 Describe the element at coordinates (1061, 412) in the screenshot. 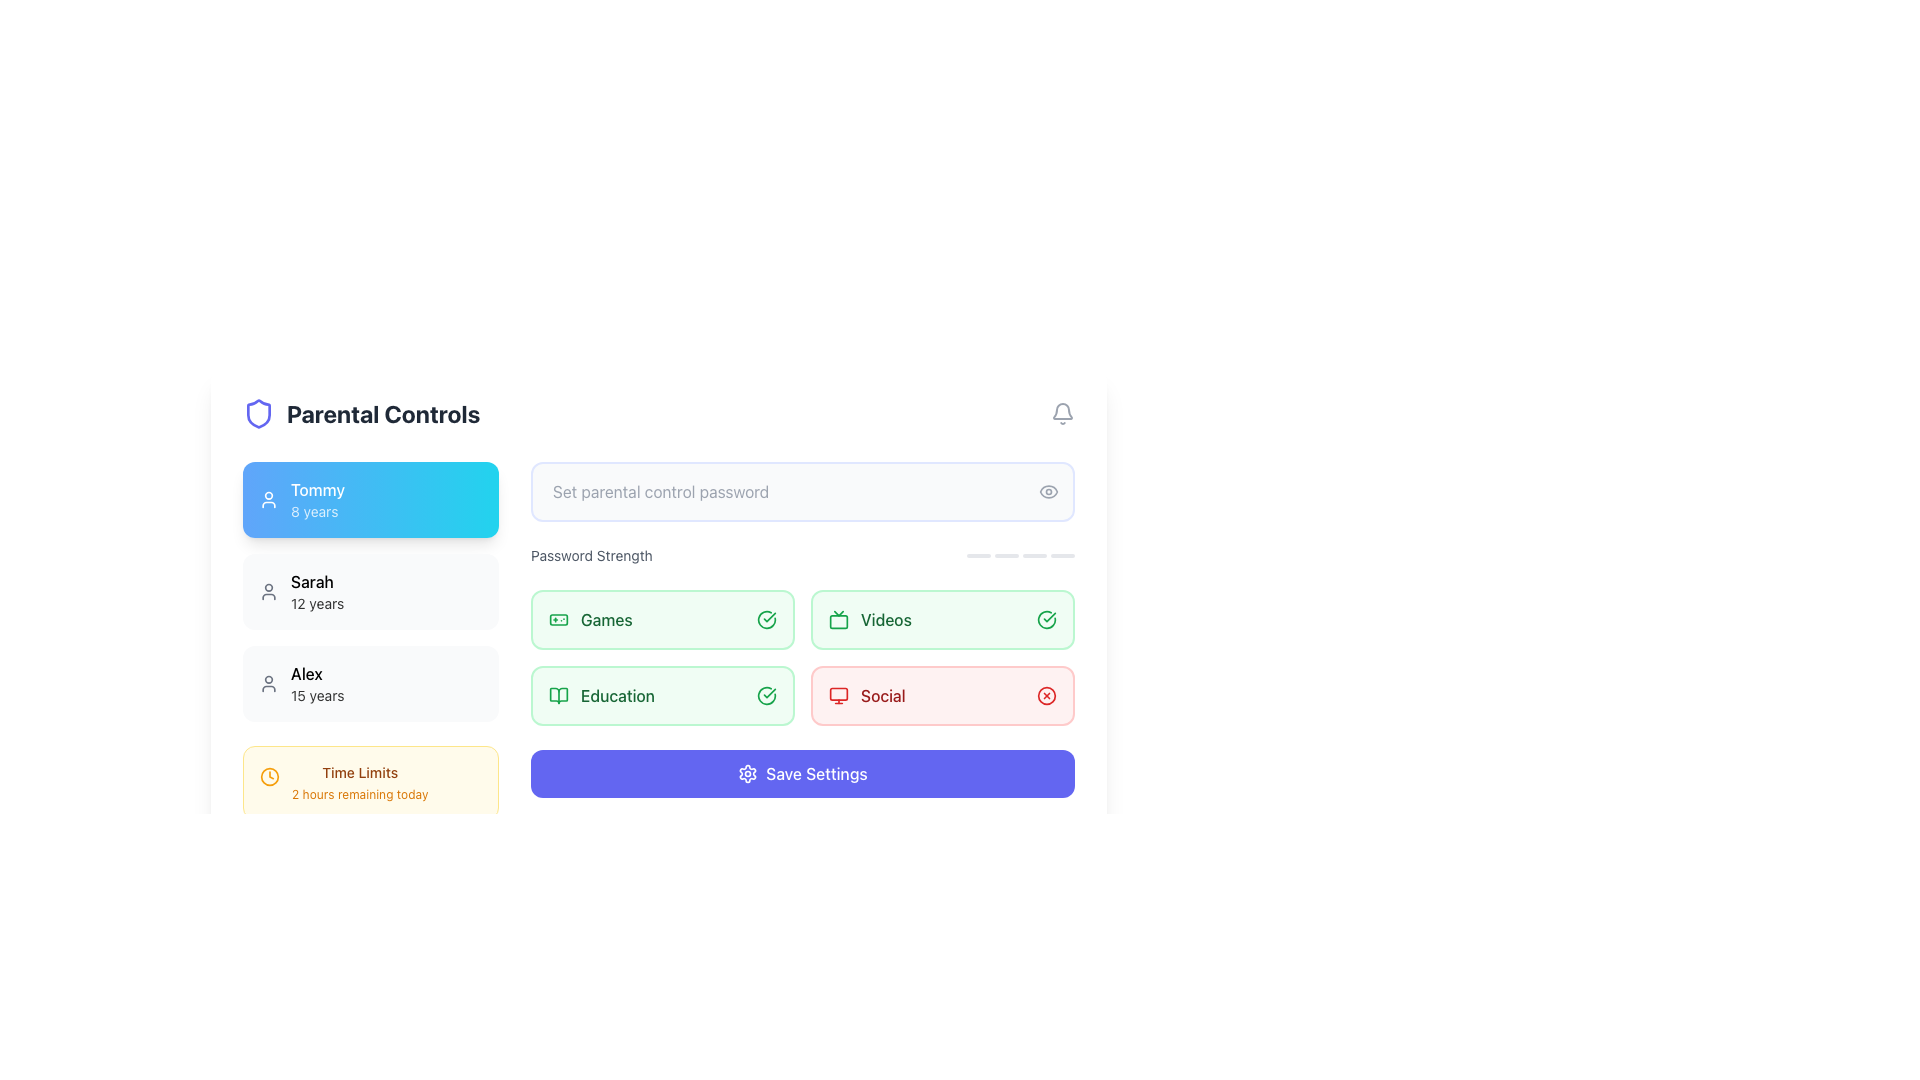

I see `the notification management icon located at the top-right corner of the interface under 'Parental Controls'` at that location.